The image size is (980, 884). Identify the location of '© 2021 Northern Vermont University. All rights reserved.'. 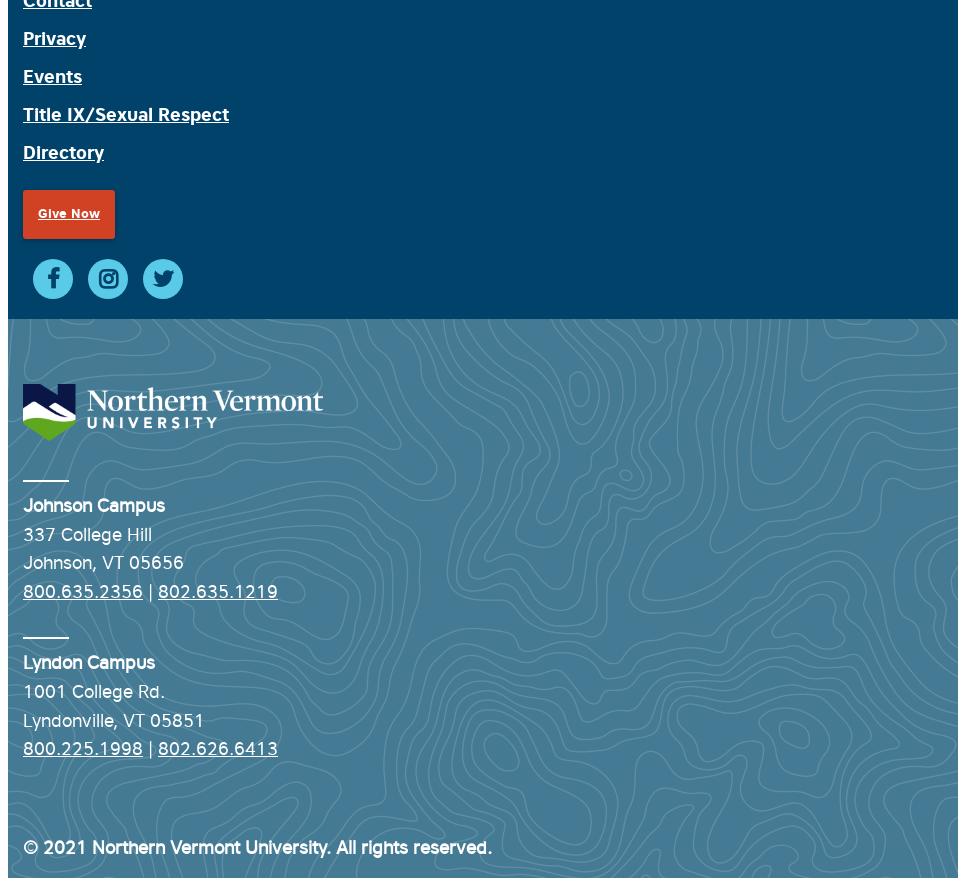
(23, 846).